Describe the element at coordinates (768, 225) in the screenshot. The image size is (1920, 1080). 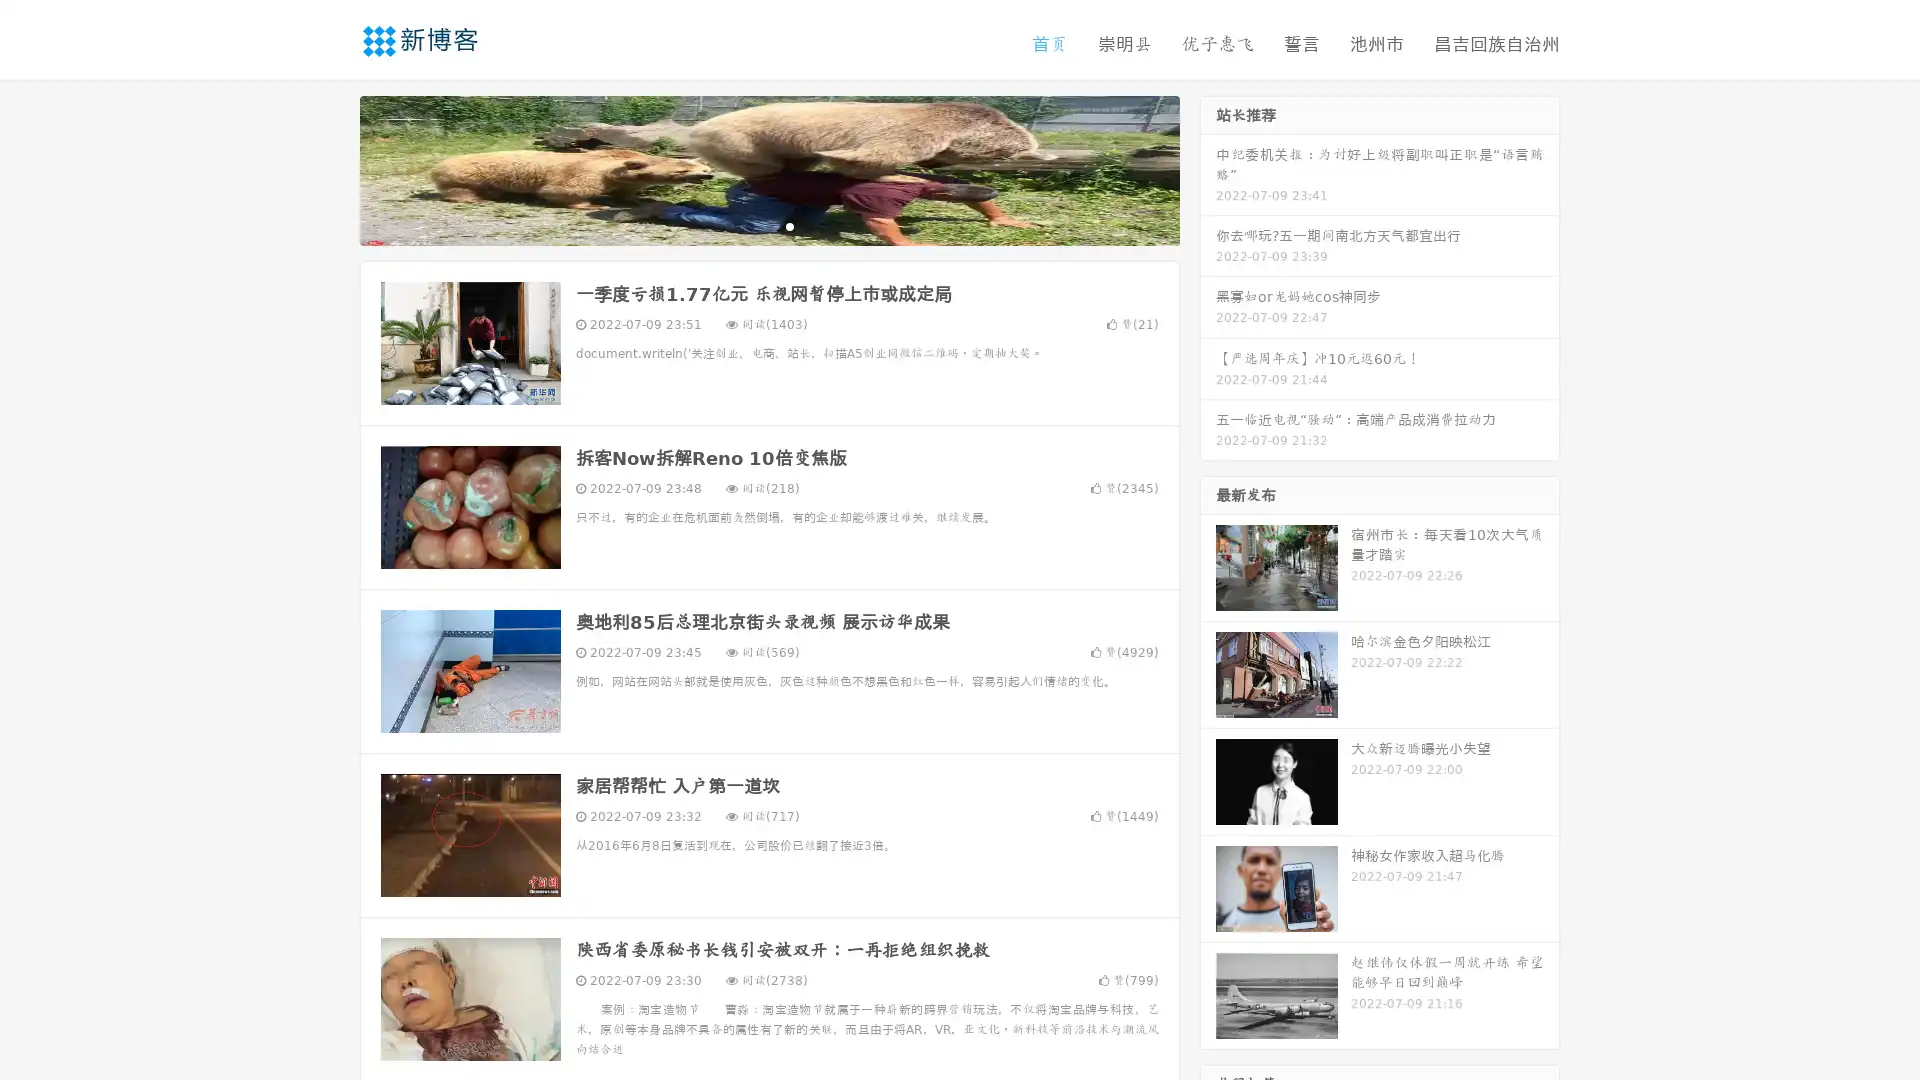
I see `Go to slide 2` at that location.